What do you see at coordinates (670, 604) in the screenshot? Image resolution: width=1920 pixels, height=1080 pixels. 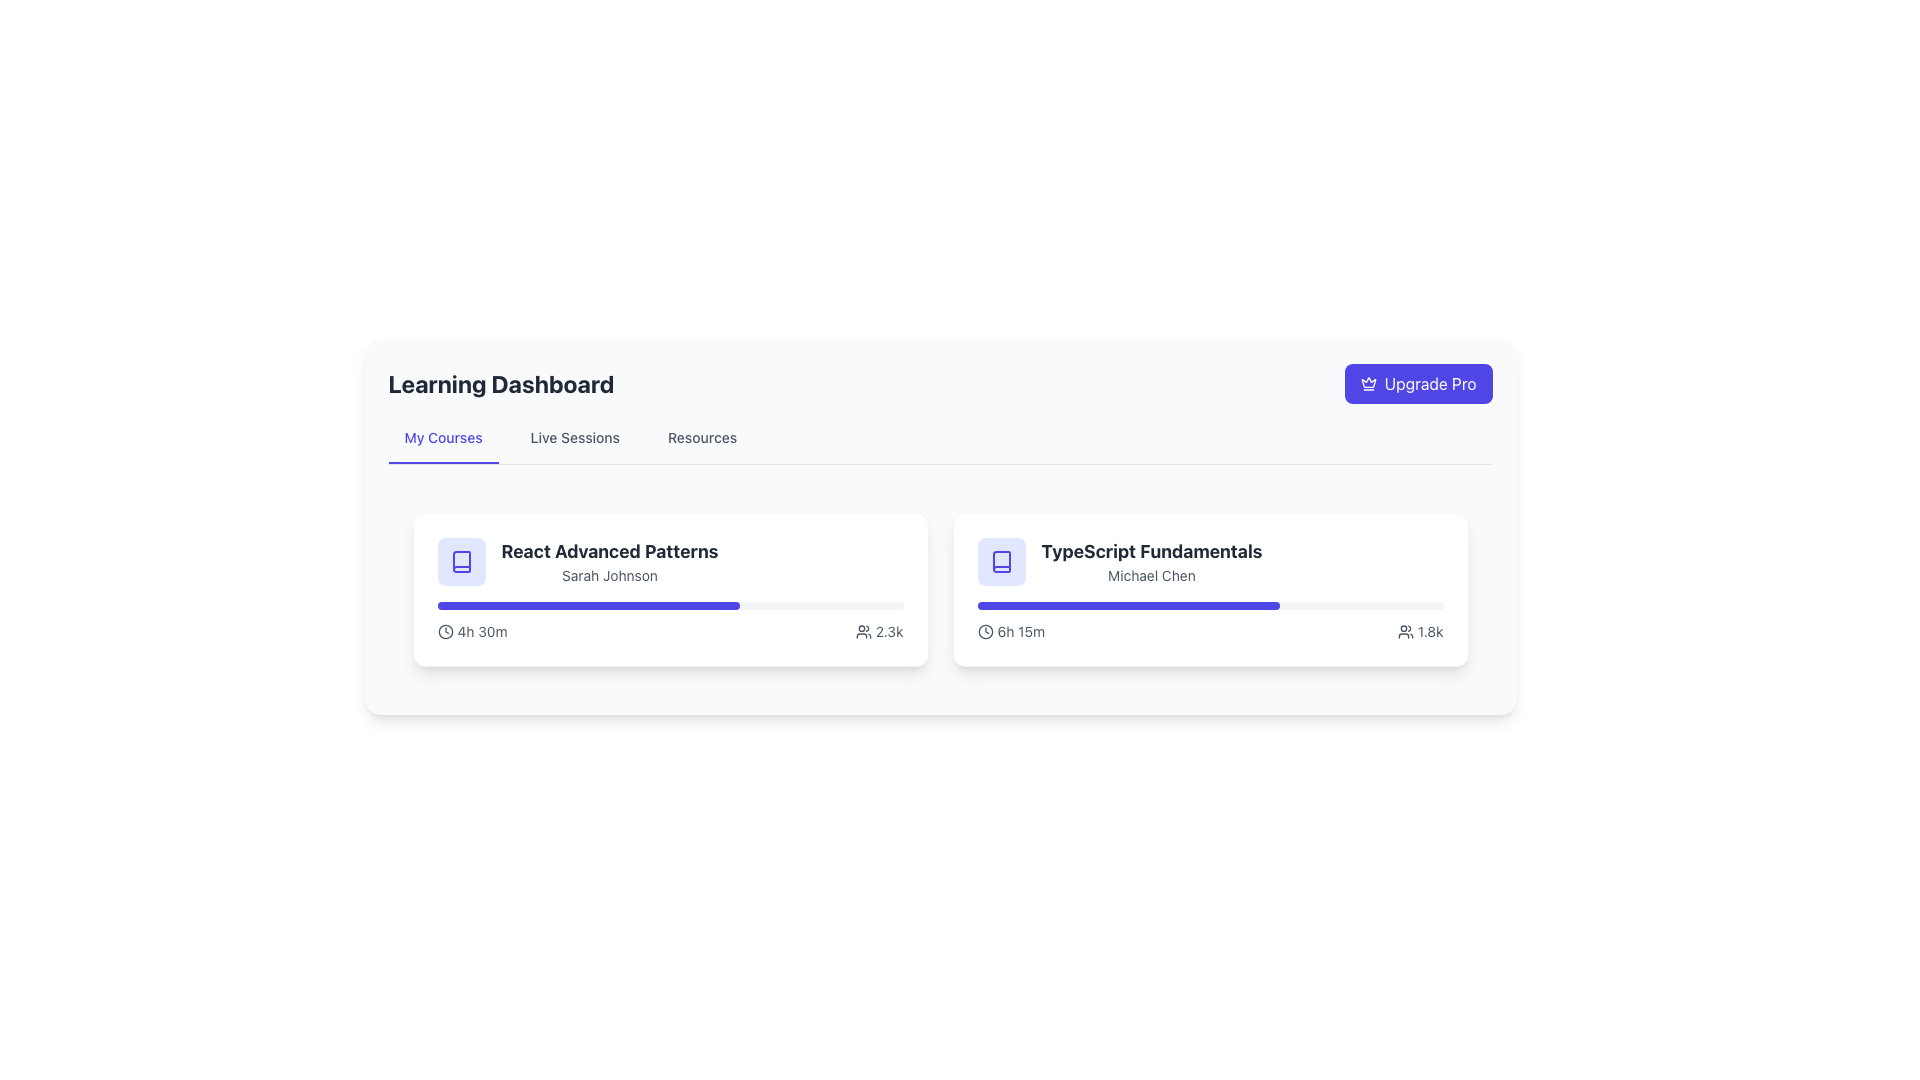 I see `the indigo-filled progress bar located in the left card of the 'My Courses' section below the title 'React Advanced Patterns'` at bounding box center [670, 604].